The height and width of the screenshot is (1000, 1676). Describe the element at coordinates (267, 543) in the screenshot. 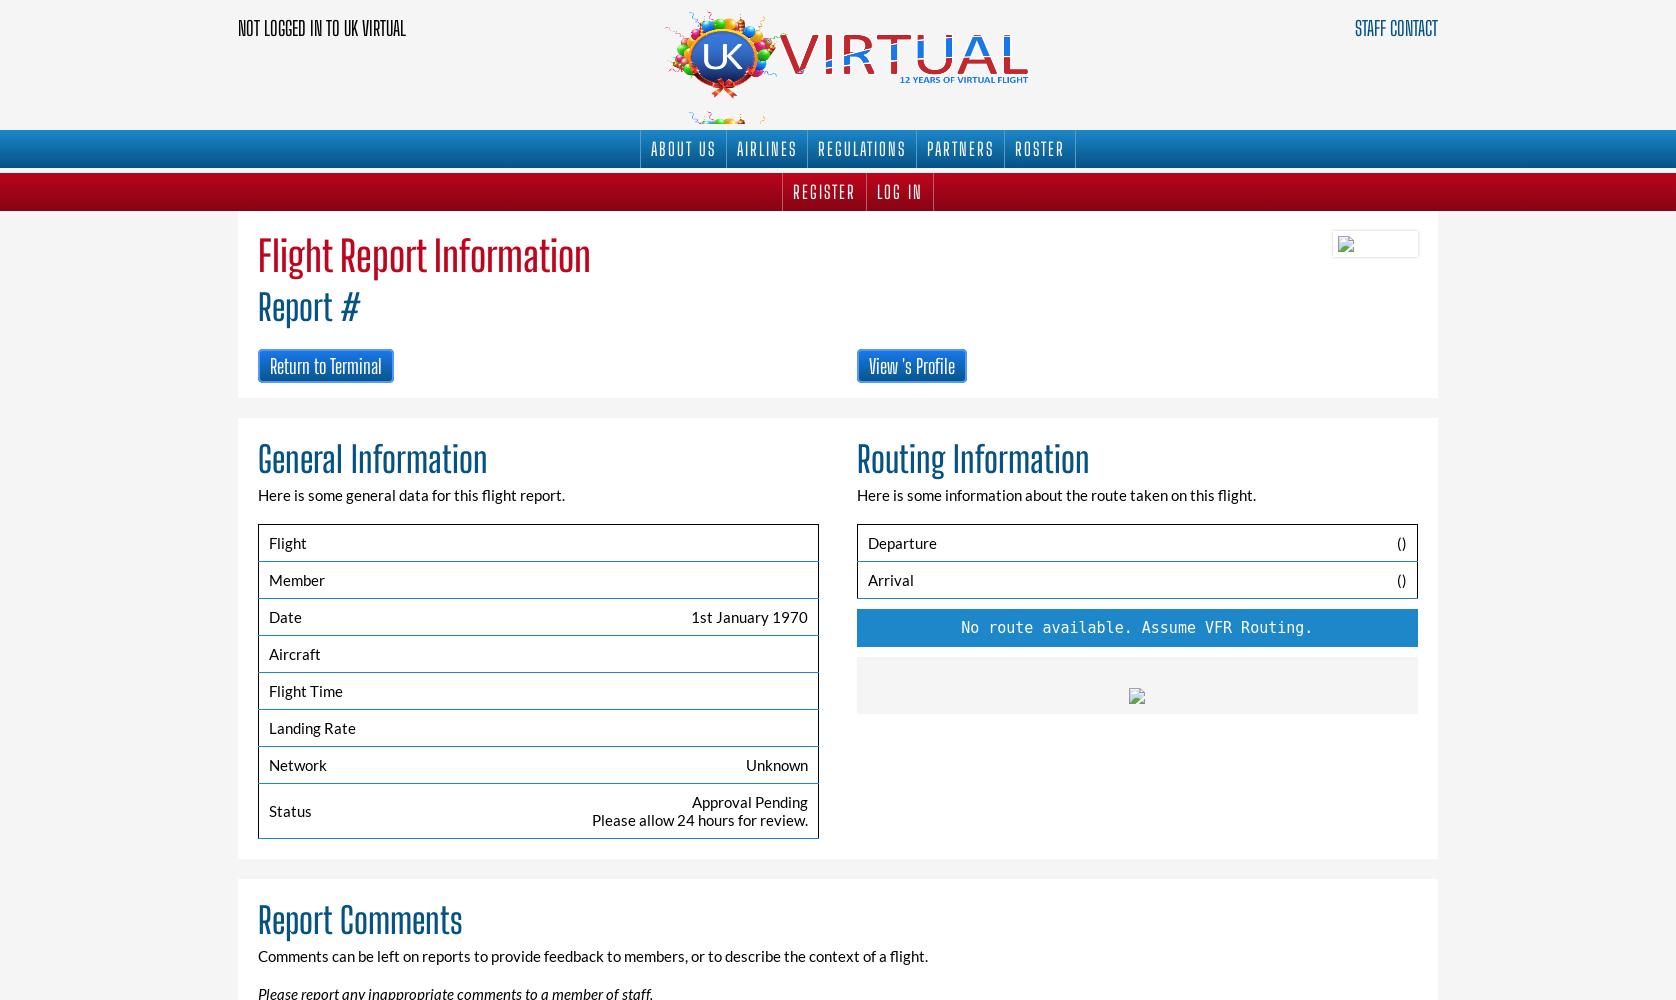

I see `'Flight'` at that location.